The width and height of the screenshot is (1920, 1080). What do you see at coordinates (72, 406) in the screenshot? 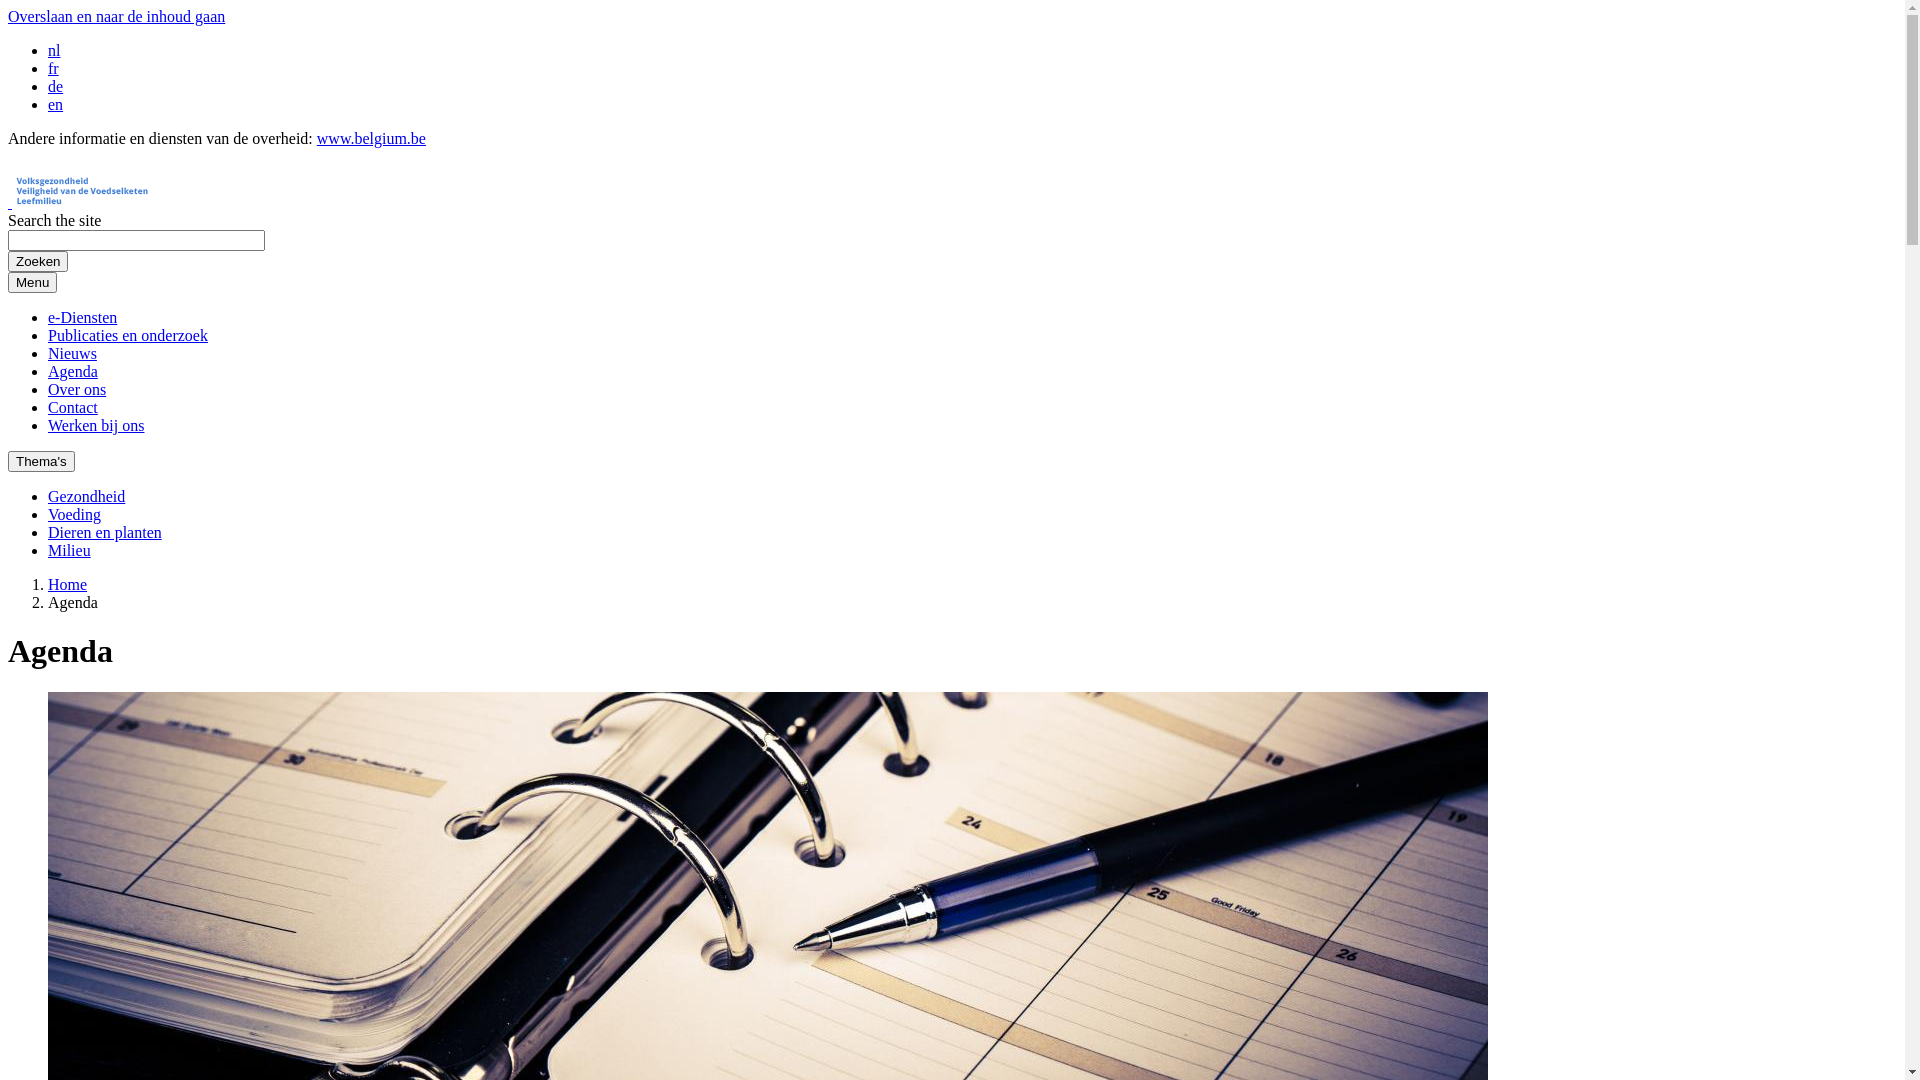
I see `'Contact'` at bounding box center [72, 406].